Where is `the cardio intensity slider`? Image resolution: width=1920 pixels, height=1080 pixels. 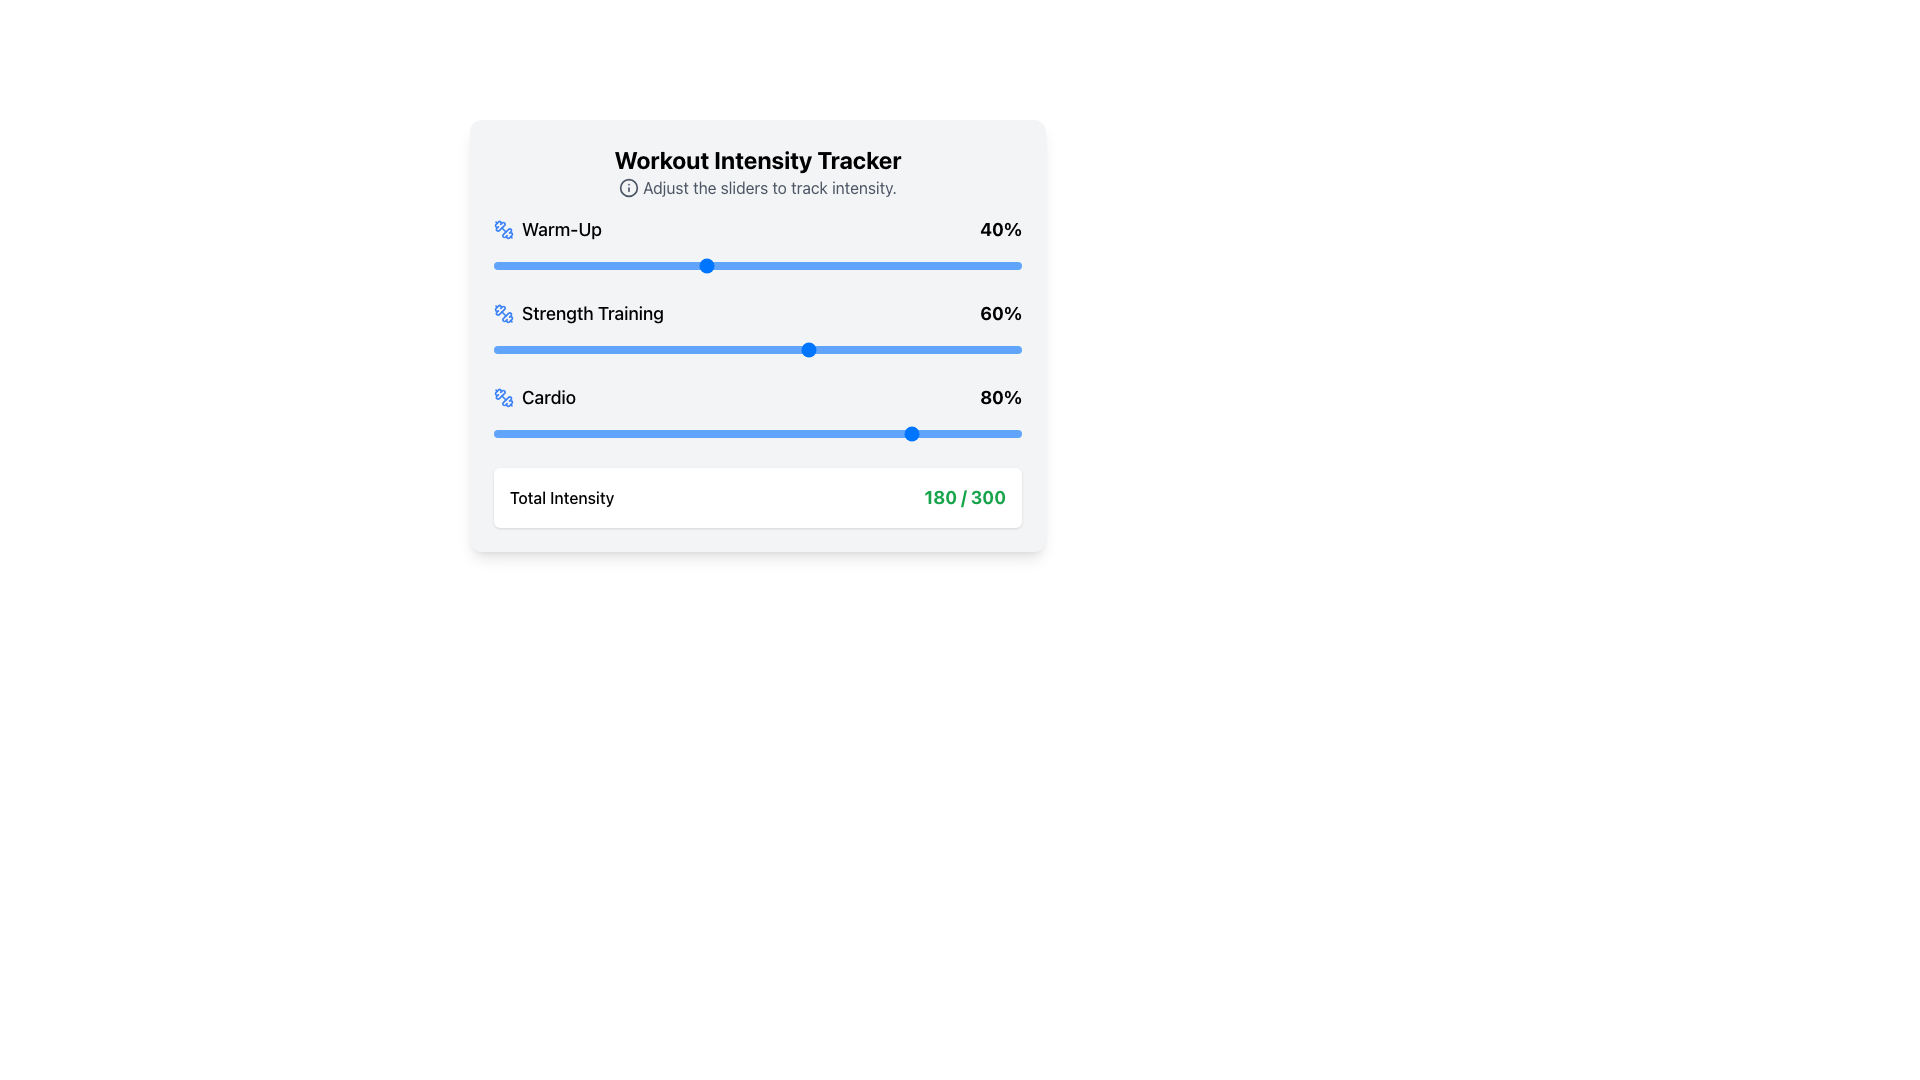 the cardio intensity slider is located at coordinates (936, 433).